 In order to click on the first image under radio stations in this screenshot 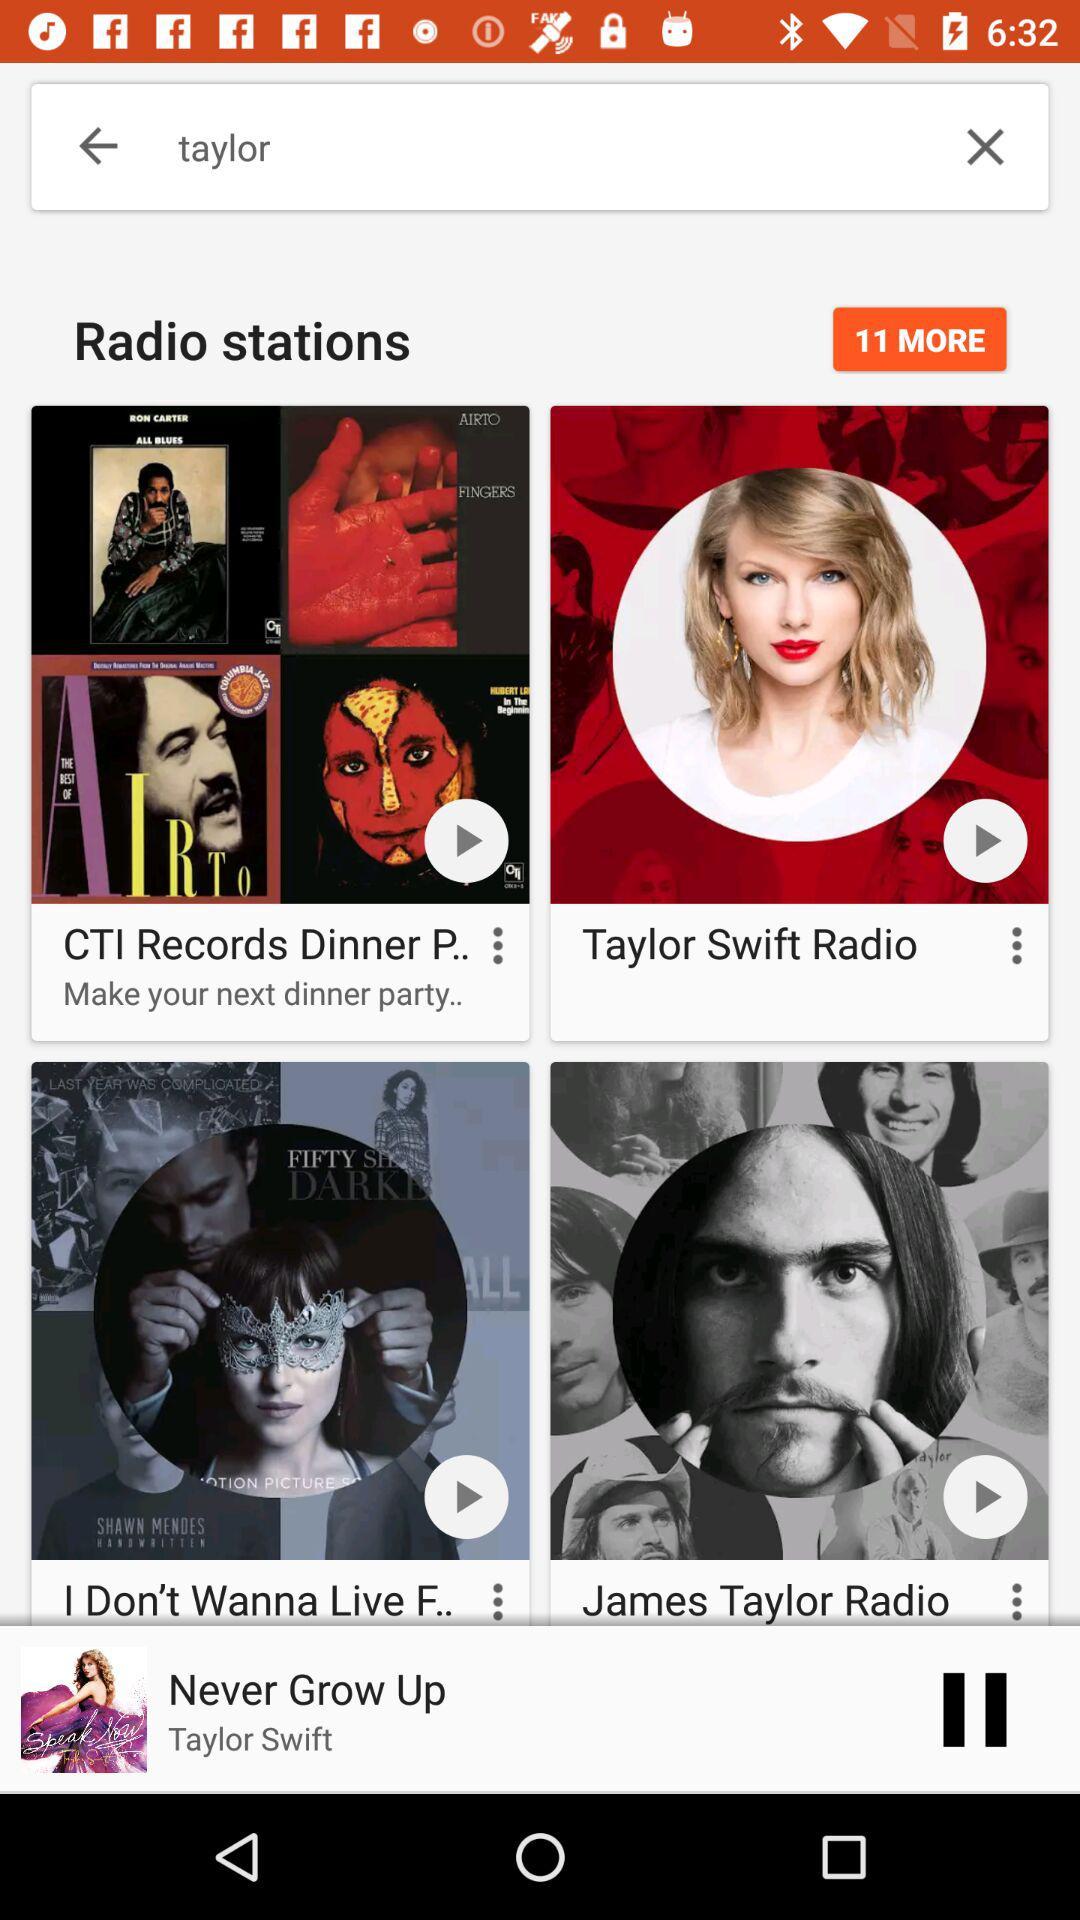, I will do `click(280, 722)`.